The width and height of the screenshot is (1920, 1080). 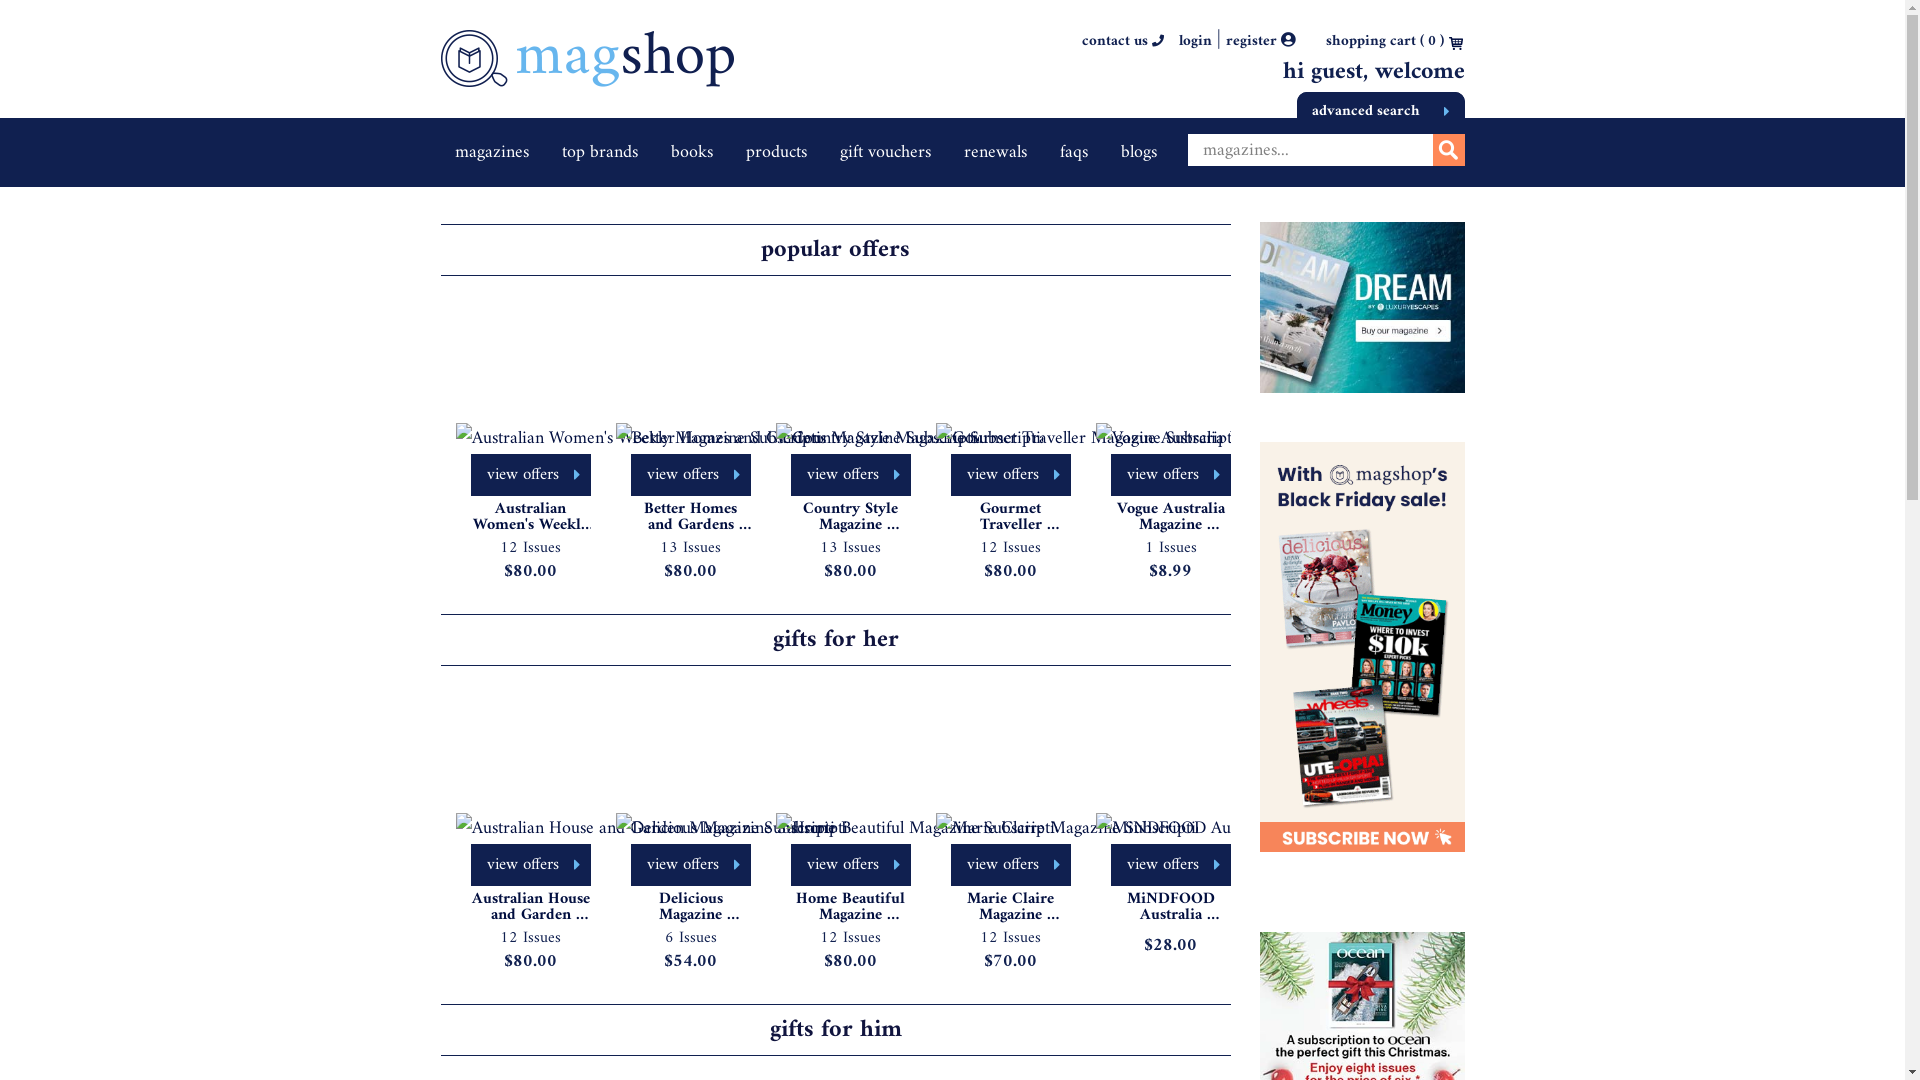 What do you see at coordinates (1379, 108) in the screenshot?
I see `'advanced search'` at bounding box center [1379, 108].